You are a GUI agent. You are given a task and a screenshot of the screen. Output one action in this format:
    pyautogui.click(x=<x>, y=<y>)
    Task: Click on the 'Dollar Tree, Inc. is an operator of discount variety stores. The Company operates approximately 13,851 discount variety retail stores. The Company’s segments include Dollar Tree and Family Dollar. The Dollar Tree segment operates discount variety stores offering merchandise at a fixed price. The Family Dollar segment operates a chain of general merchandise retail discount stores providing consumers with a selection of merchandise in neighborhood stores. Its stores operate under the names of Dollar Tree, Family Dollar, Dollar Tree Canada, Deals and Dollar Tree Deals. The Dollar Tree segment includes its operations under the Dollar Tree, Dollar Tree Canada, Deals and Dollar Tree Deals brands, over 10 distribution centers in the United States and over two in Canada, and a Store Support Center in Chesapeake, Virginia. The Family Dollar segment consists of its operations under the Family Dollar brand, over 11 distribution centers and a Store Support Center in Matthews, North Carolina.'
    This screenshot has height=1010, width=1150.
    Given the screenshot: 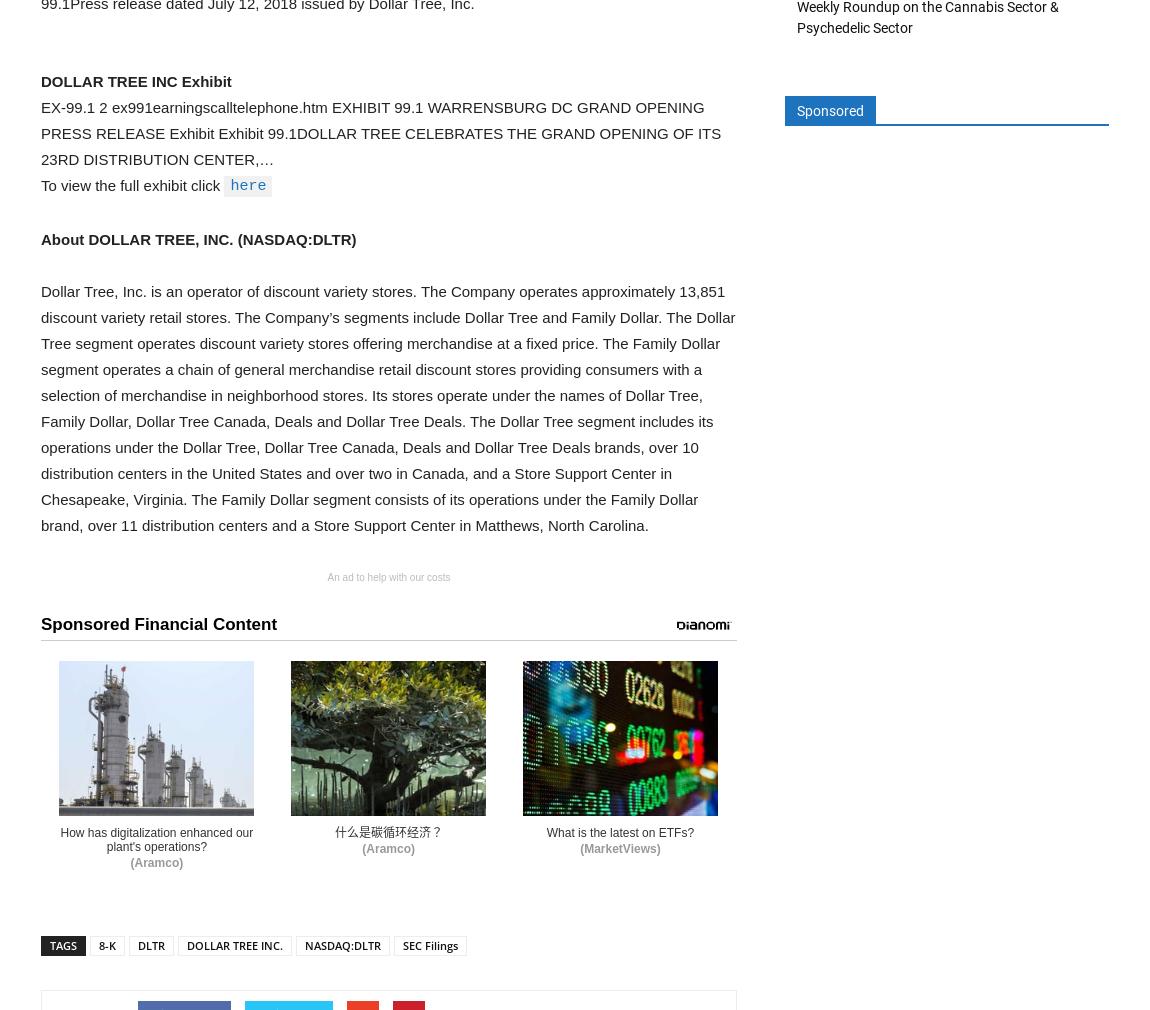 What is the action you would take?
    pyautogui.click(x=388, y=408)
    